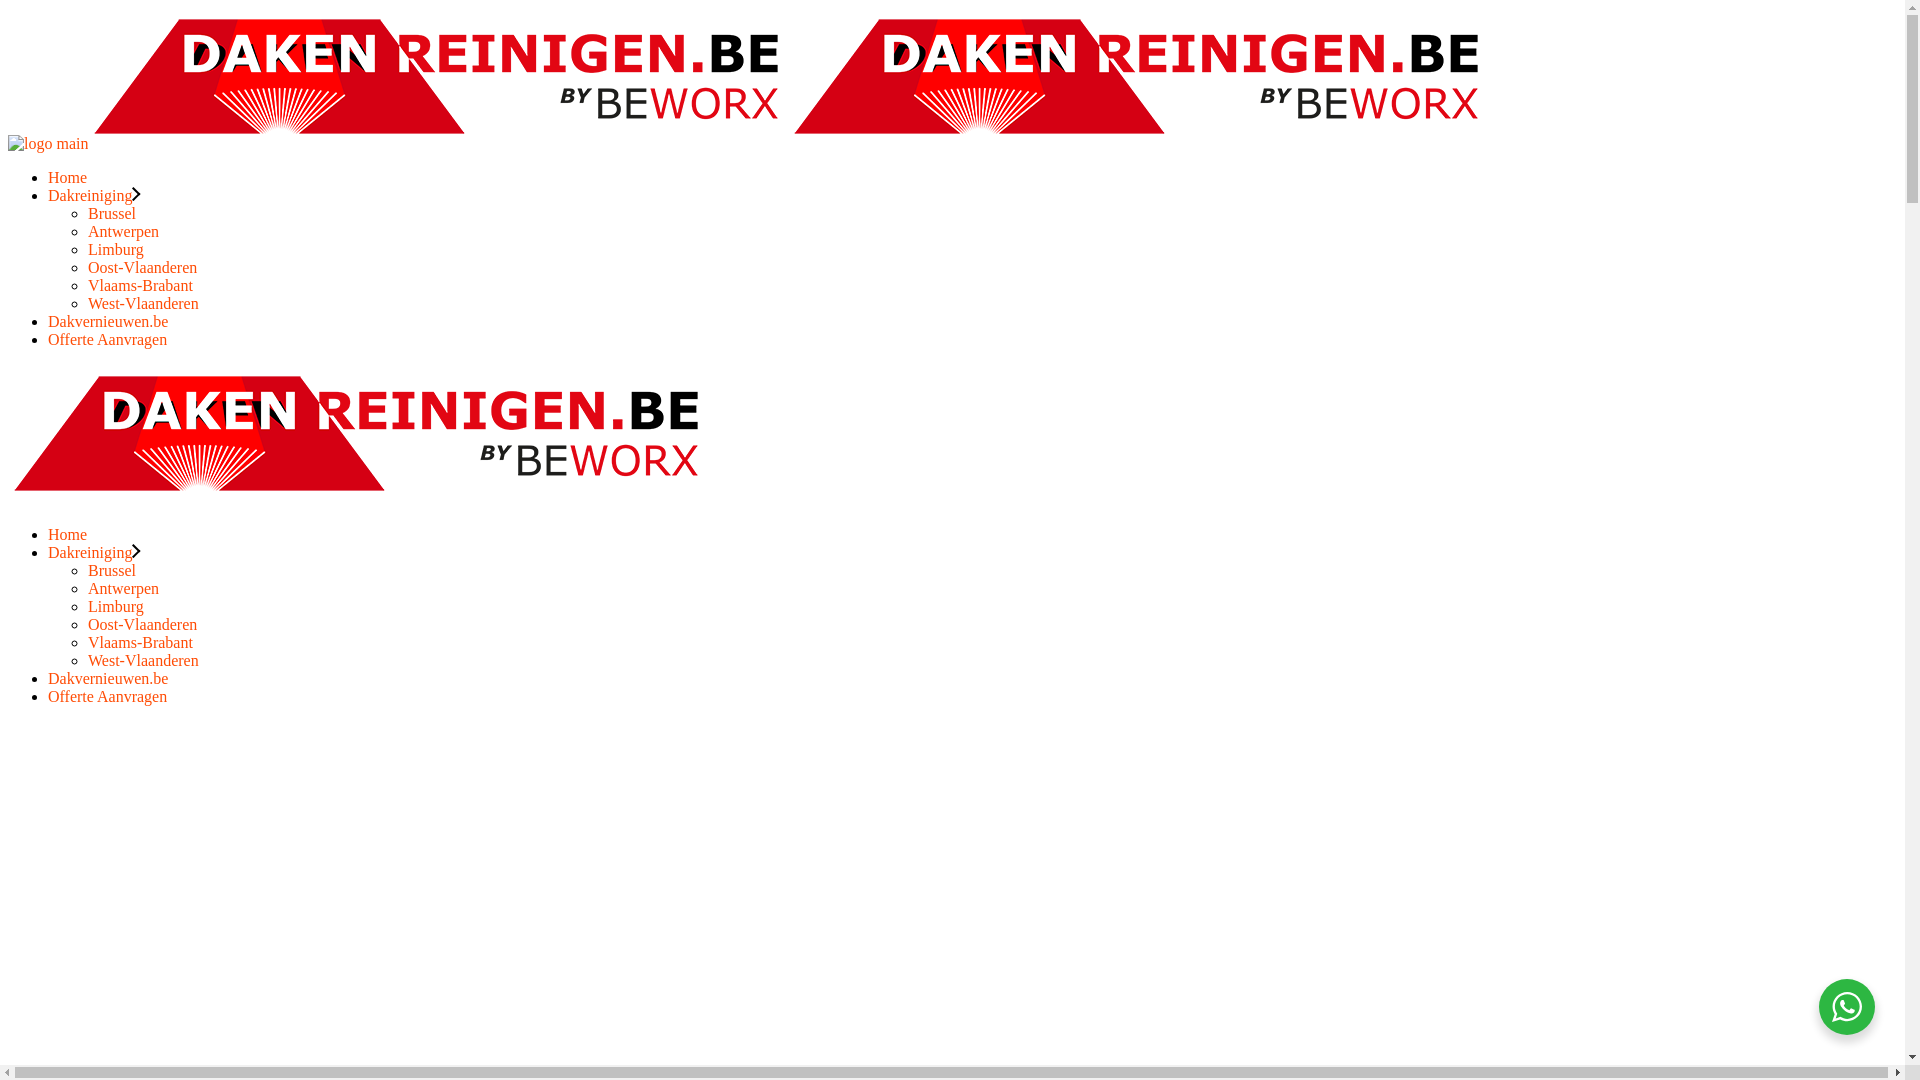  I want to click on 'Home', so click(67, 176).